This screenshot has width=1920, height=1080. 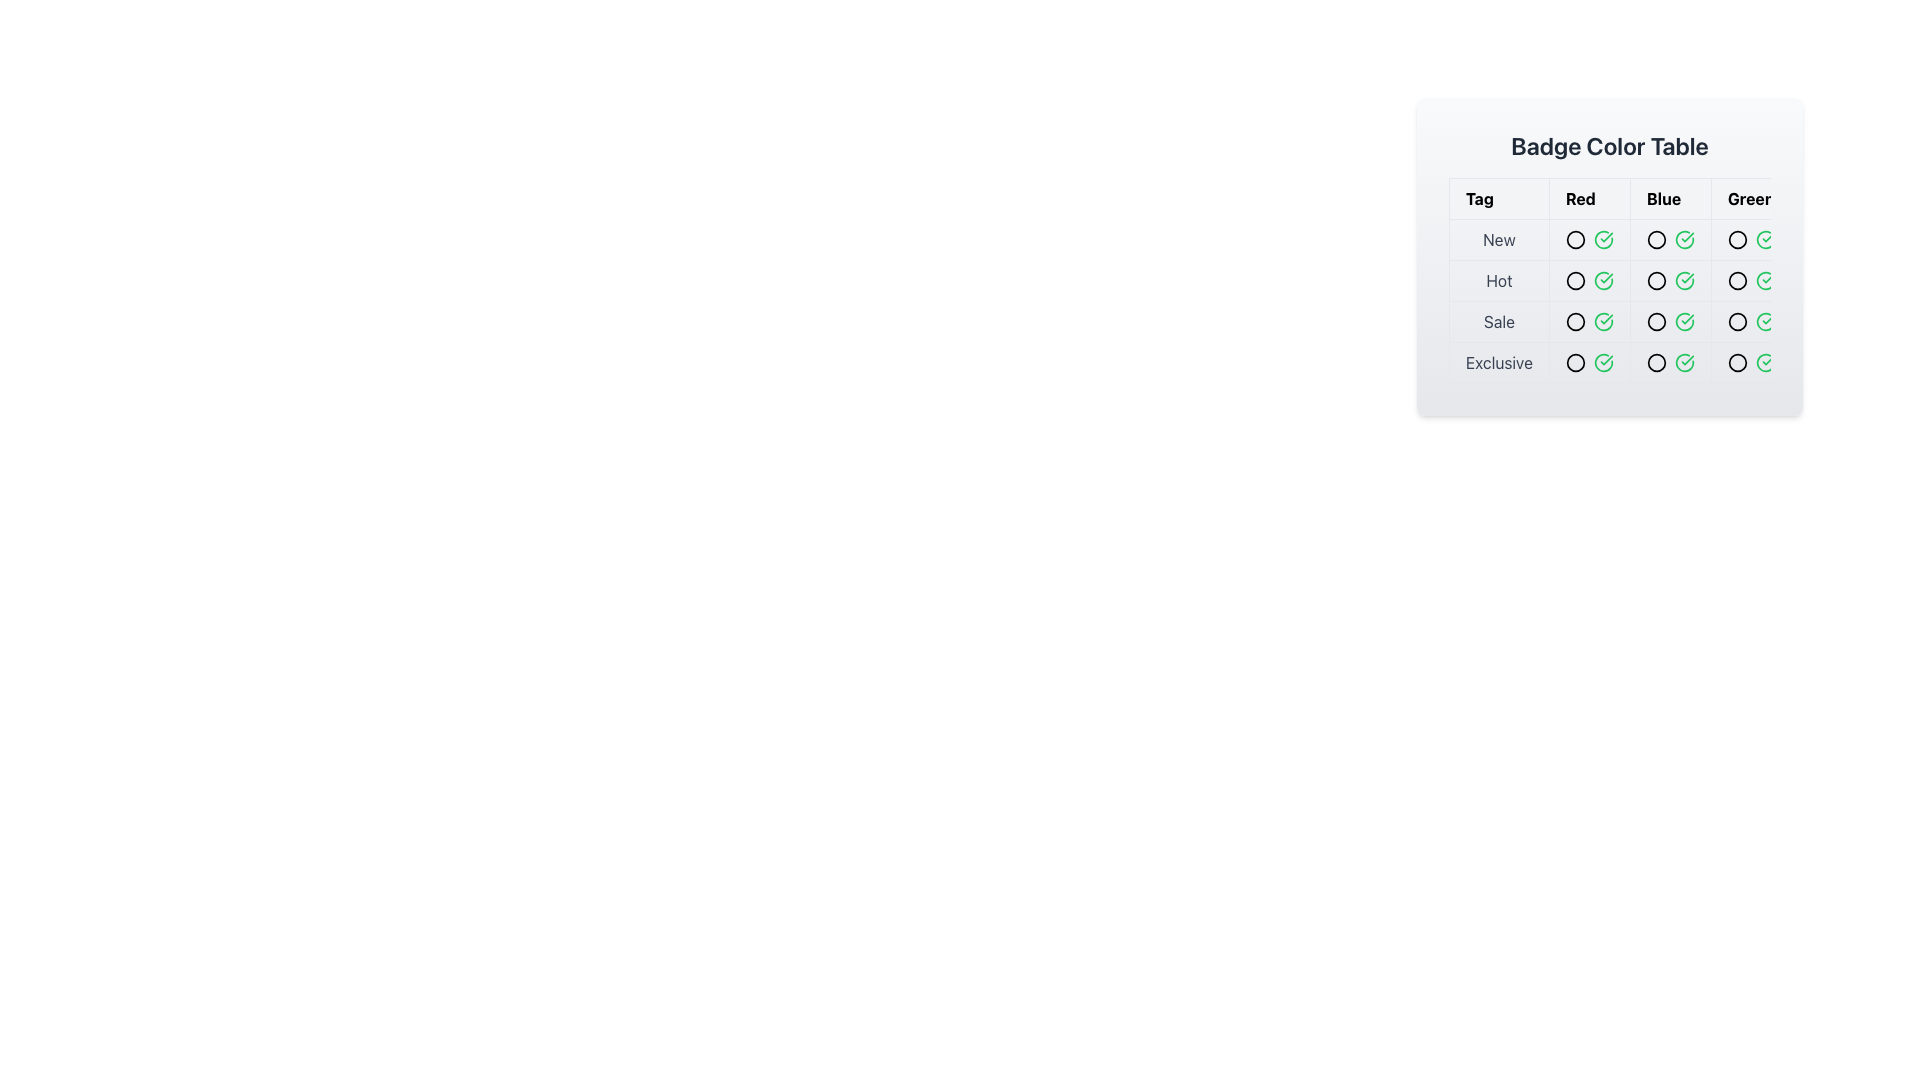 I want to click on the icon group in the 'Badge Color Table' located in the second row labeled 'Hot' under the column 'Red', so click(x=1588, y=281).